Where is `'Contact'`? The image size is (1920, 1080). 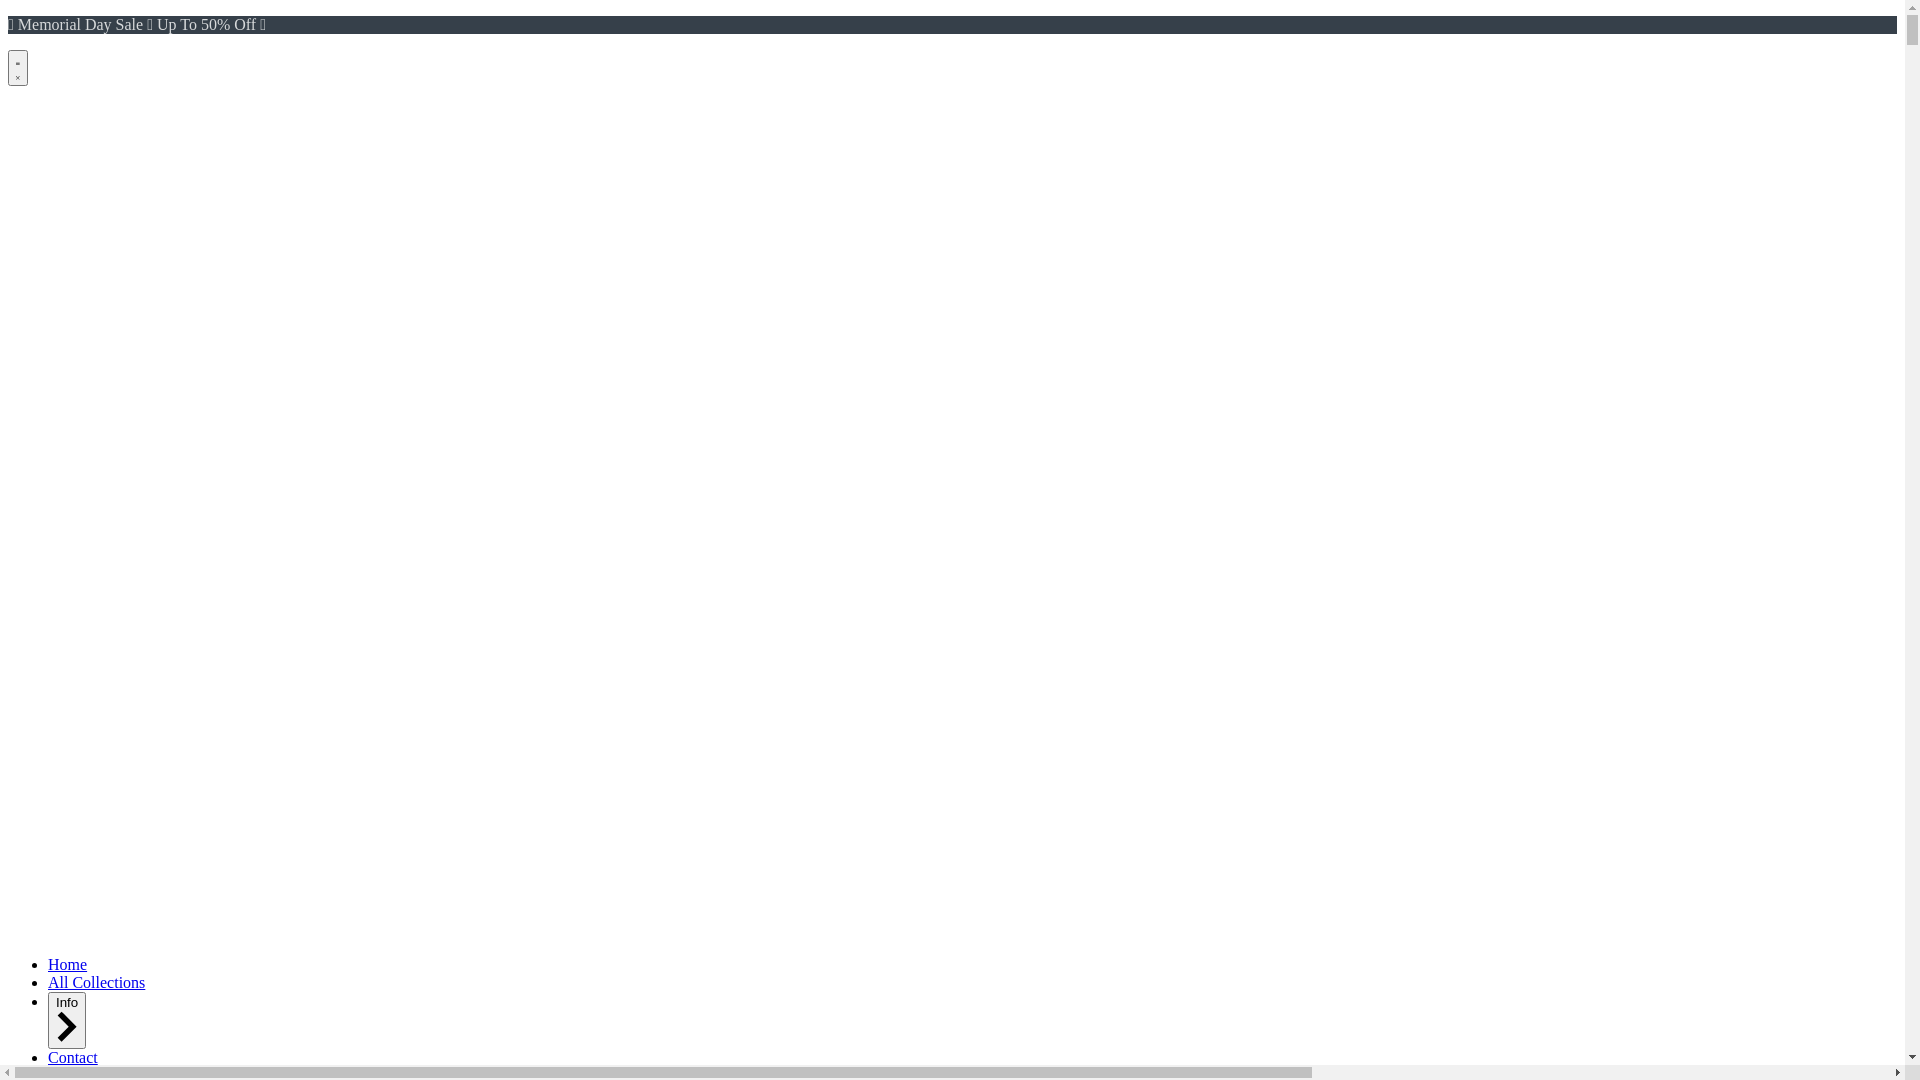 'Contact' is located at coordinates (48, 1056).